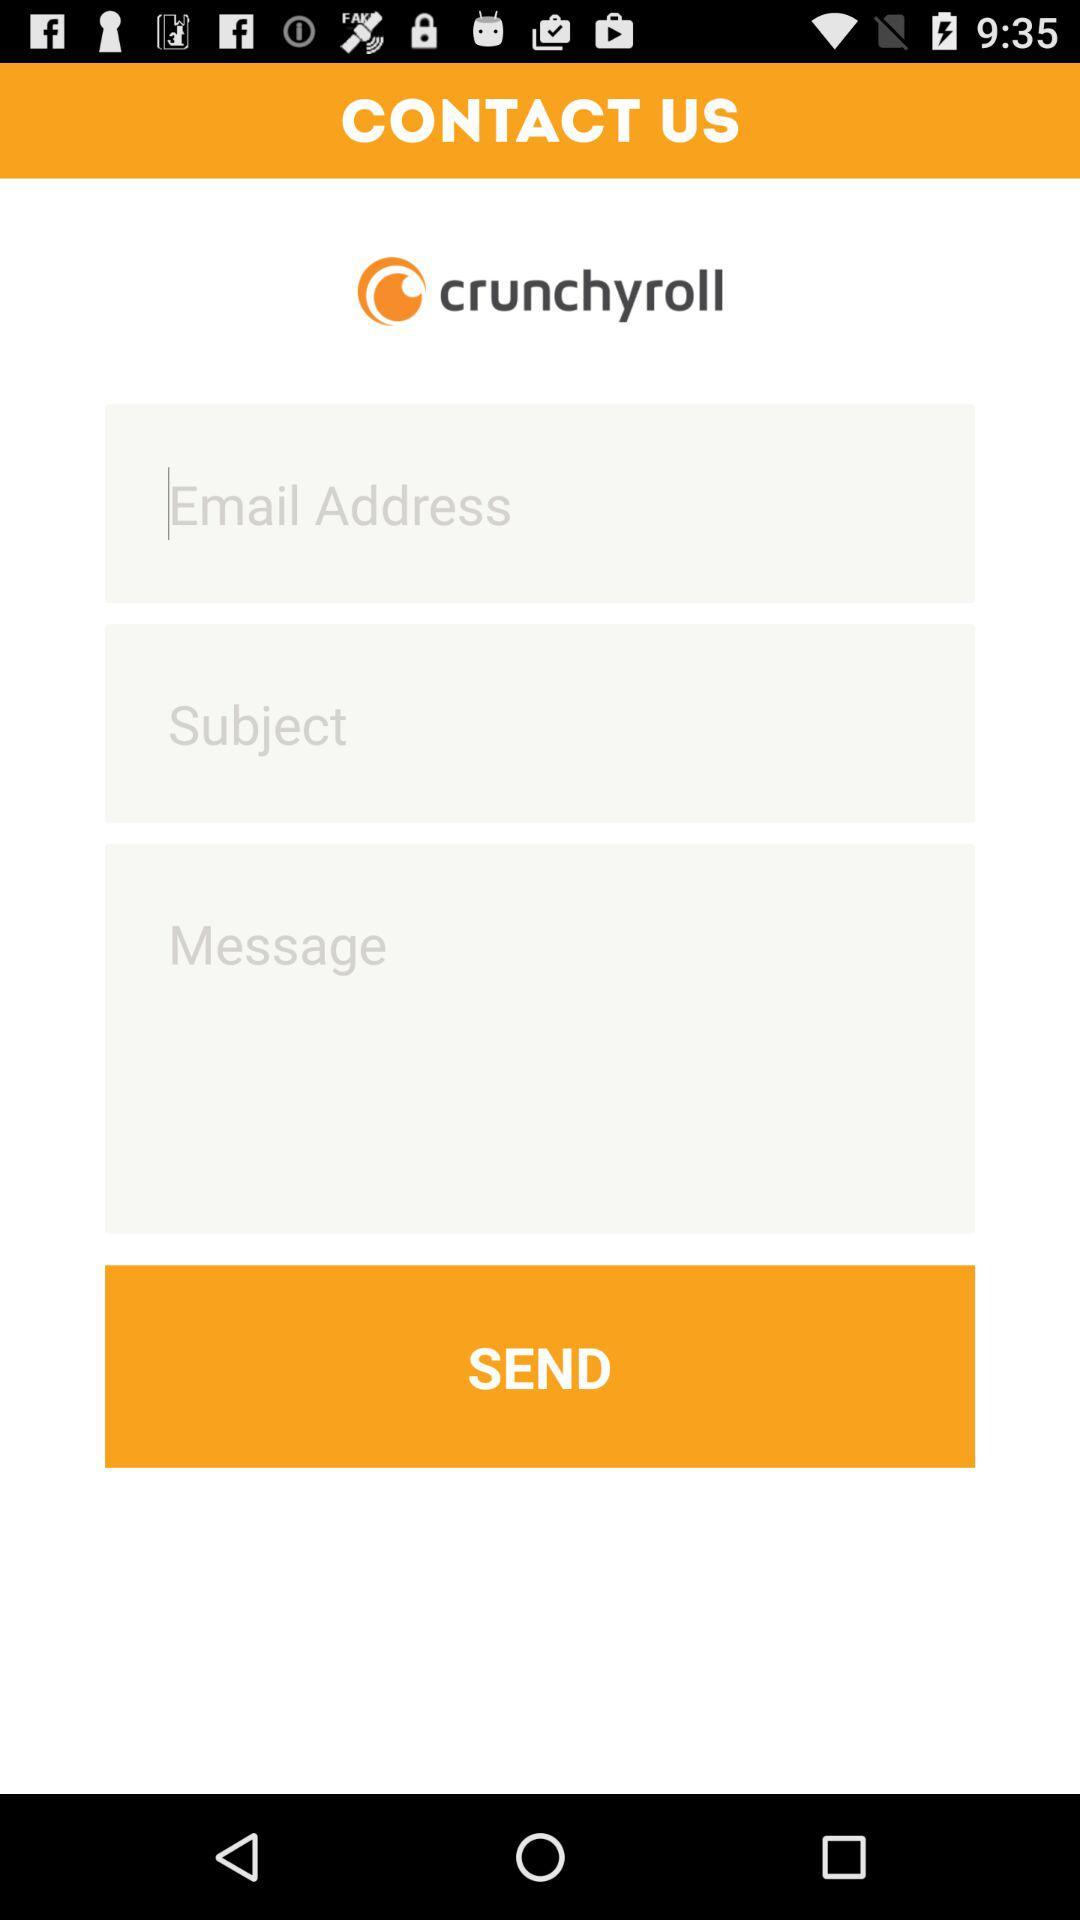 The image size is (1080, 1920). I want to click on write a message to the crunchyroll team, so click(540, 1038).